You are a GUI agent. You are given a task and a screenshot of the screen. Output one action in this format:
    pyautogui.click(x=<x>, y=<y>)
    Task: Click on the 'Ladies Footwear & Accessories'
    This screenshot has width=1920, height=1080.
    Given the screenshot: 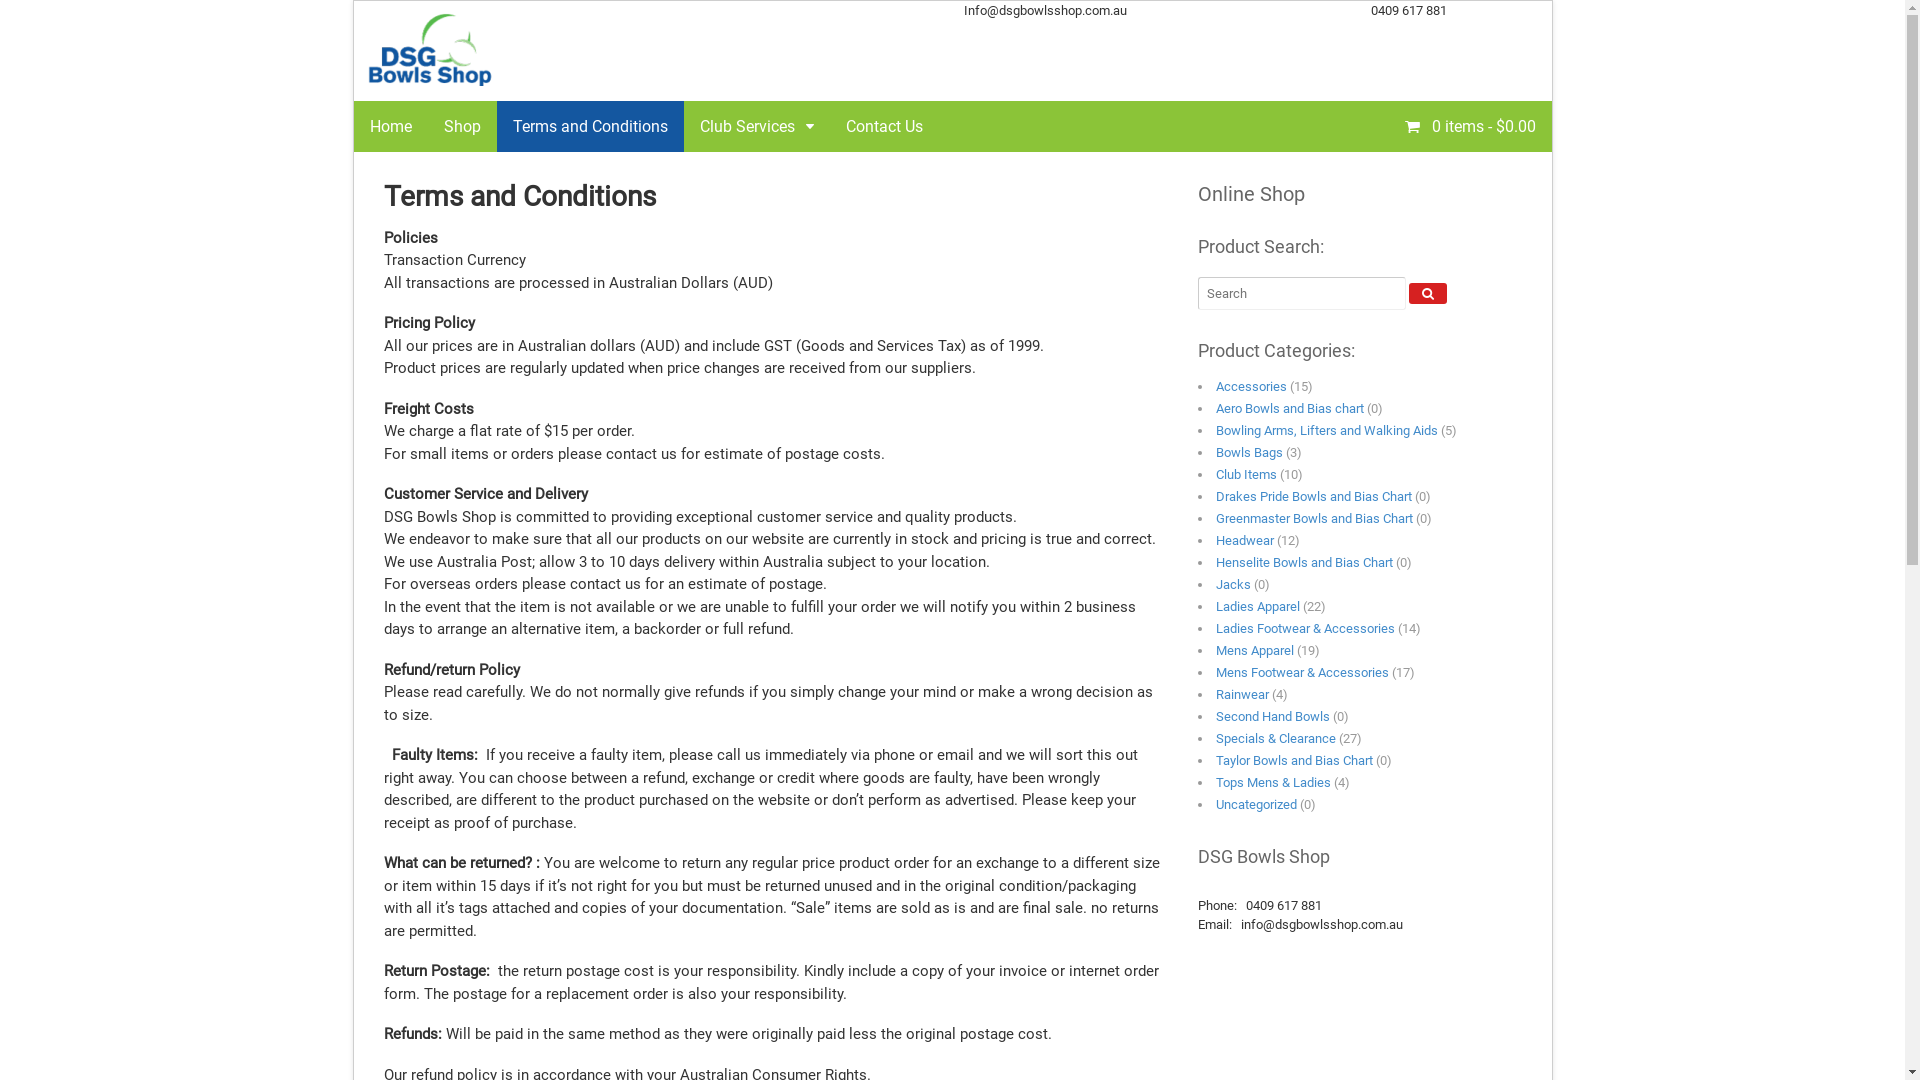 What is the action you would take?
    pyautogui.click(x=1214, y=627)
    